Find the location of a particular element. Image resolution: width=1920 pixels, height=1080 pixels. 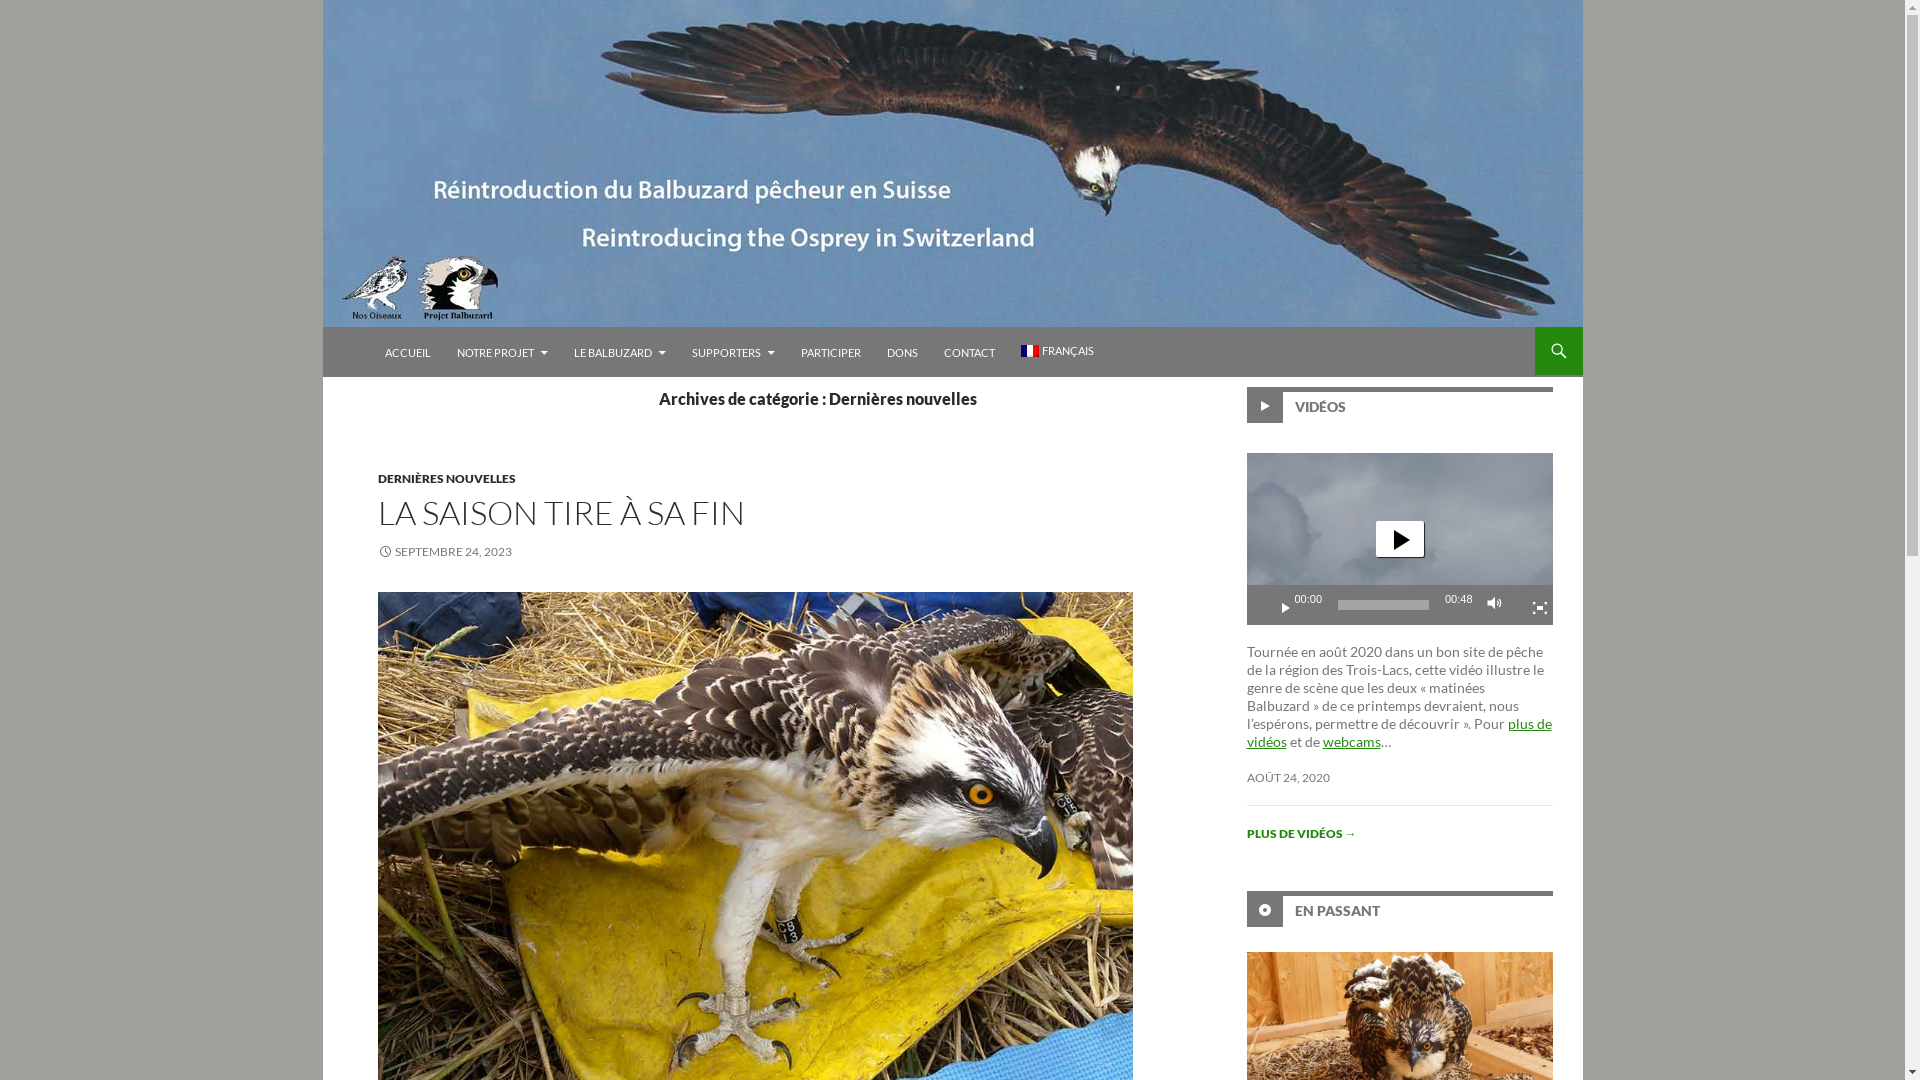

'SEPTEMBRE 24, 2023' is located at coordinates (444, 551).